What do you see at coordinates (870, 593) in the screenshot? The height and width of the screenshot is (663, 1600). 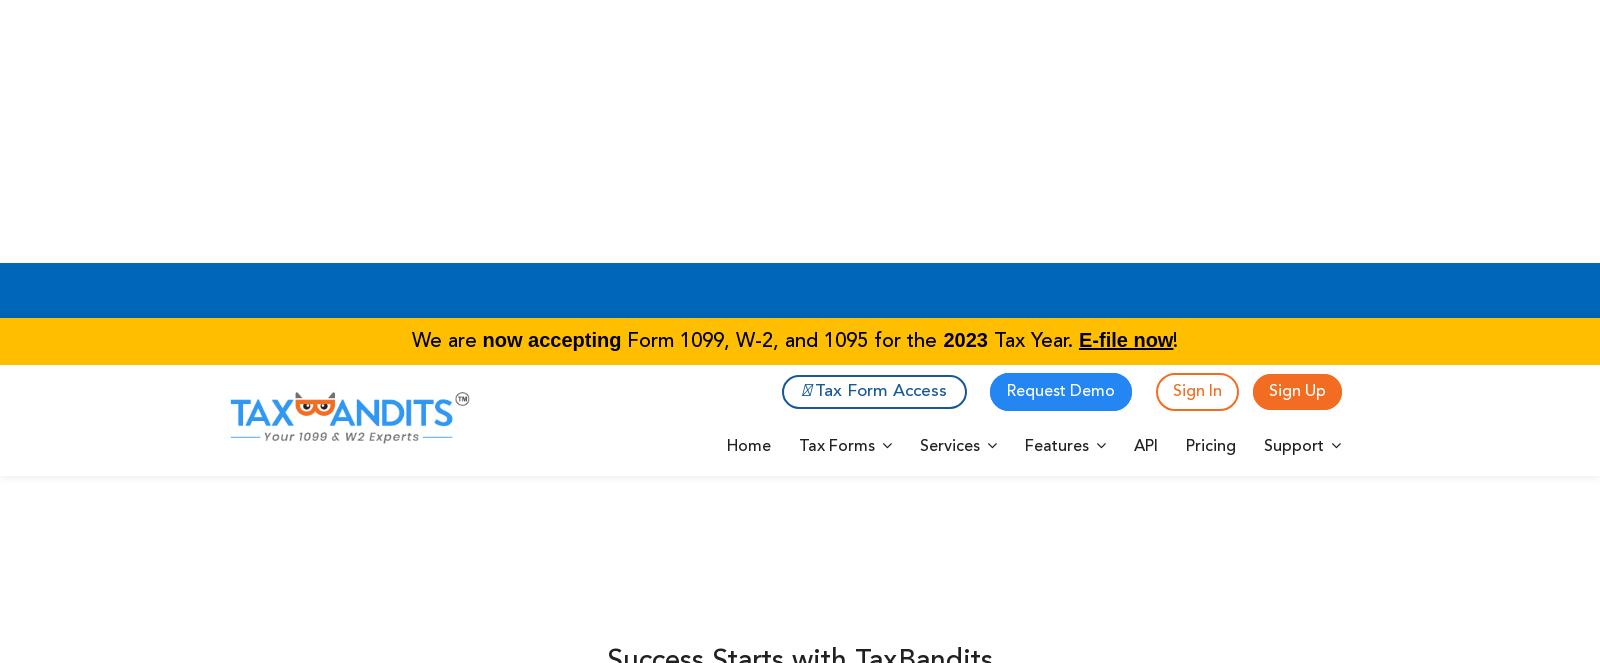 I see `'Developers'` at bounding box center [870, 593].